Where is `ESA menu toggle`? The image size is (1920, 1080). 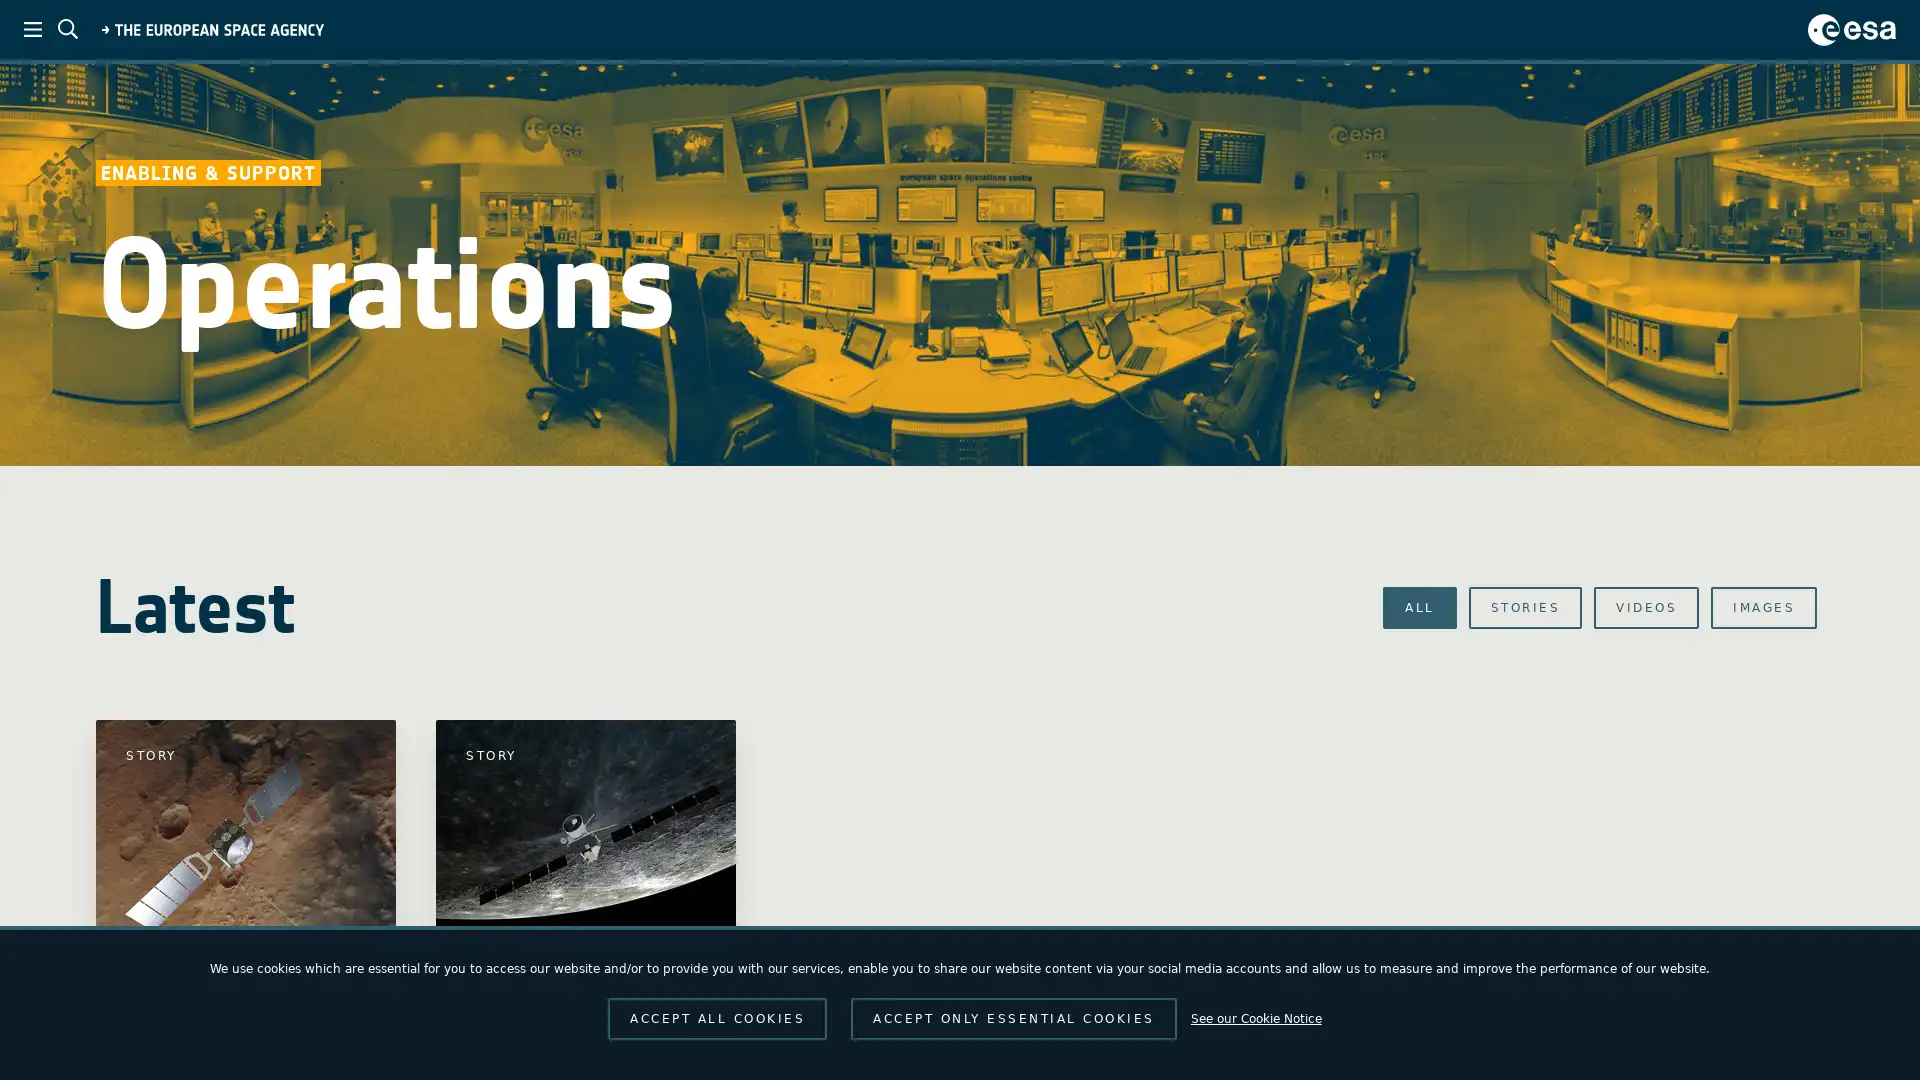 ESA menu toggle is located at coordinates (33, 30).